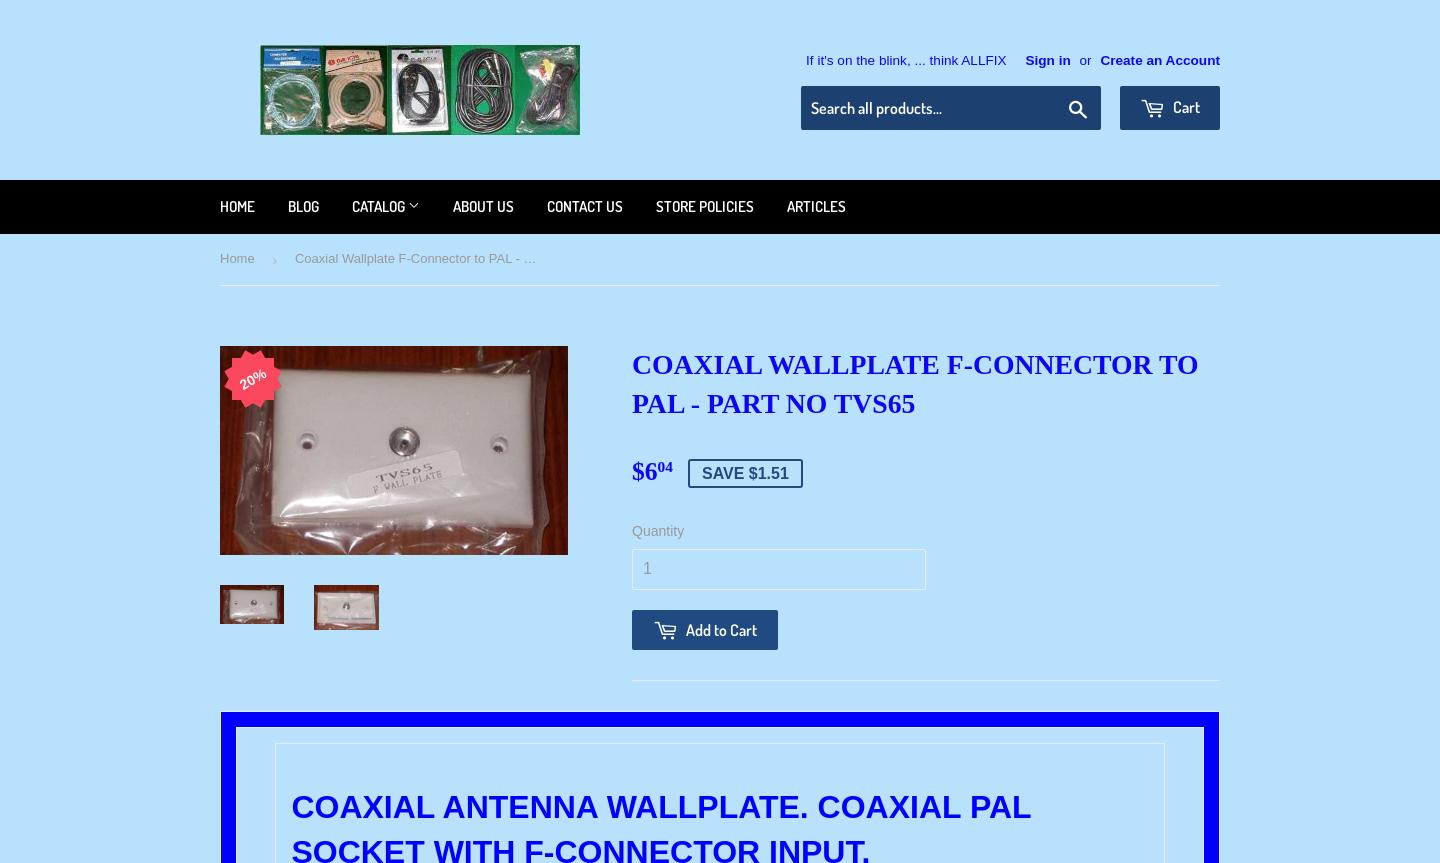 The image size is (1440, 863). What do you see at coordinates (1160, 59) in the screenshot?
I see `'Create an Account'` at bounding box center [1160, 59].